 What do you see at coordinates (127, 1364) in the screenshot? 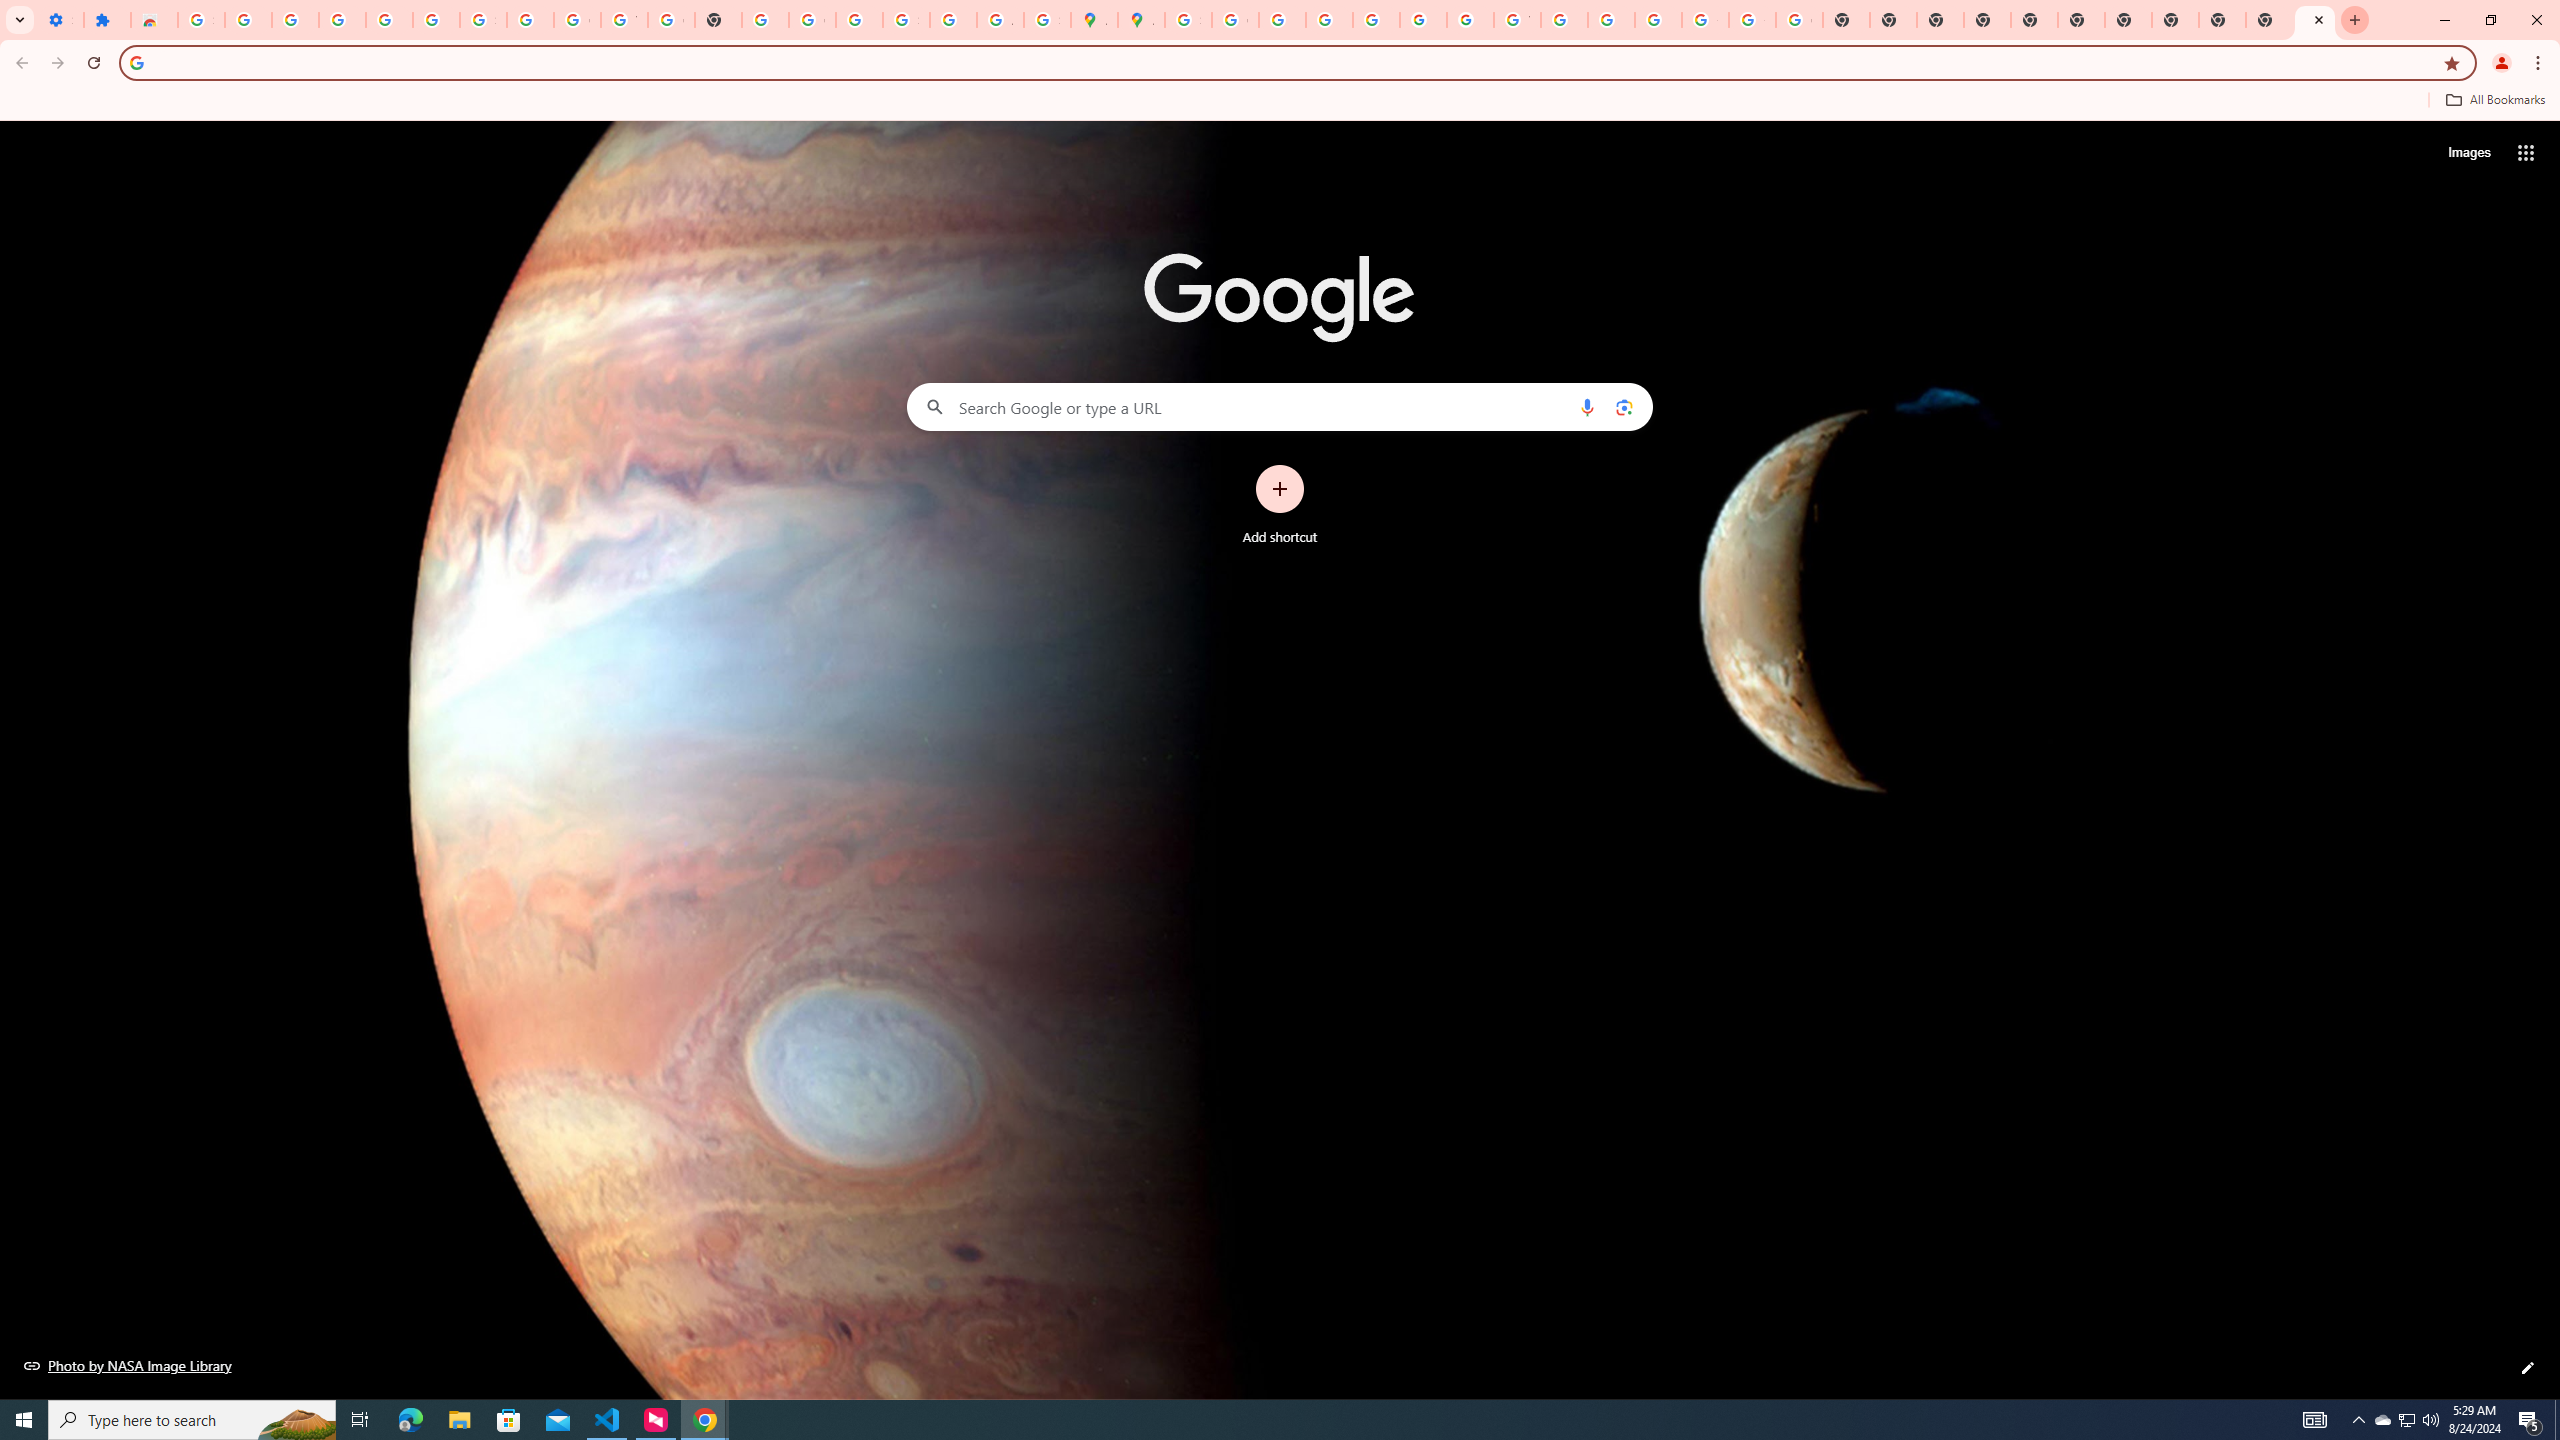
I see `'Photo by NASA Image Library'` at bounding box center [127, 1364].